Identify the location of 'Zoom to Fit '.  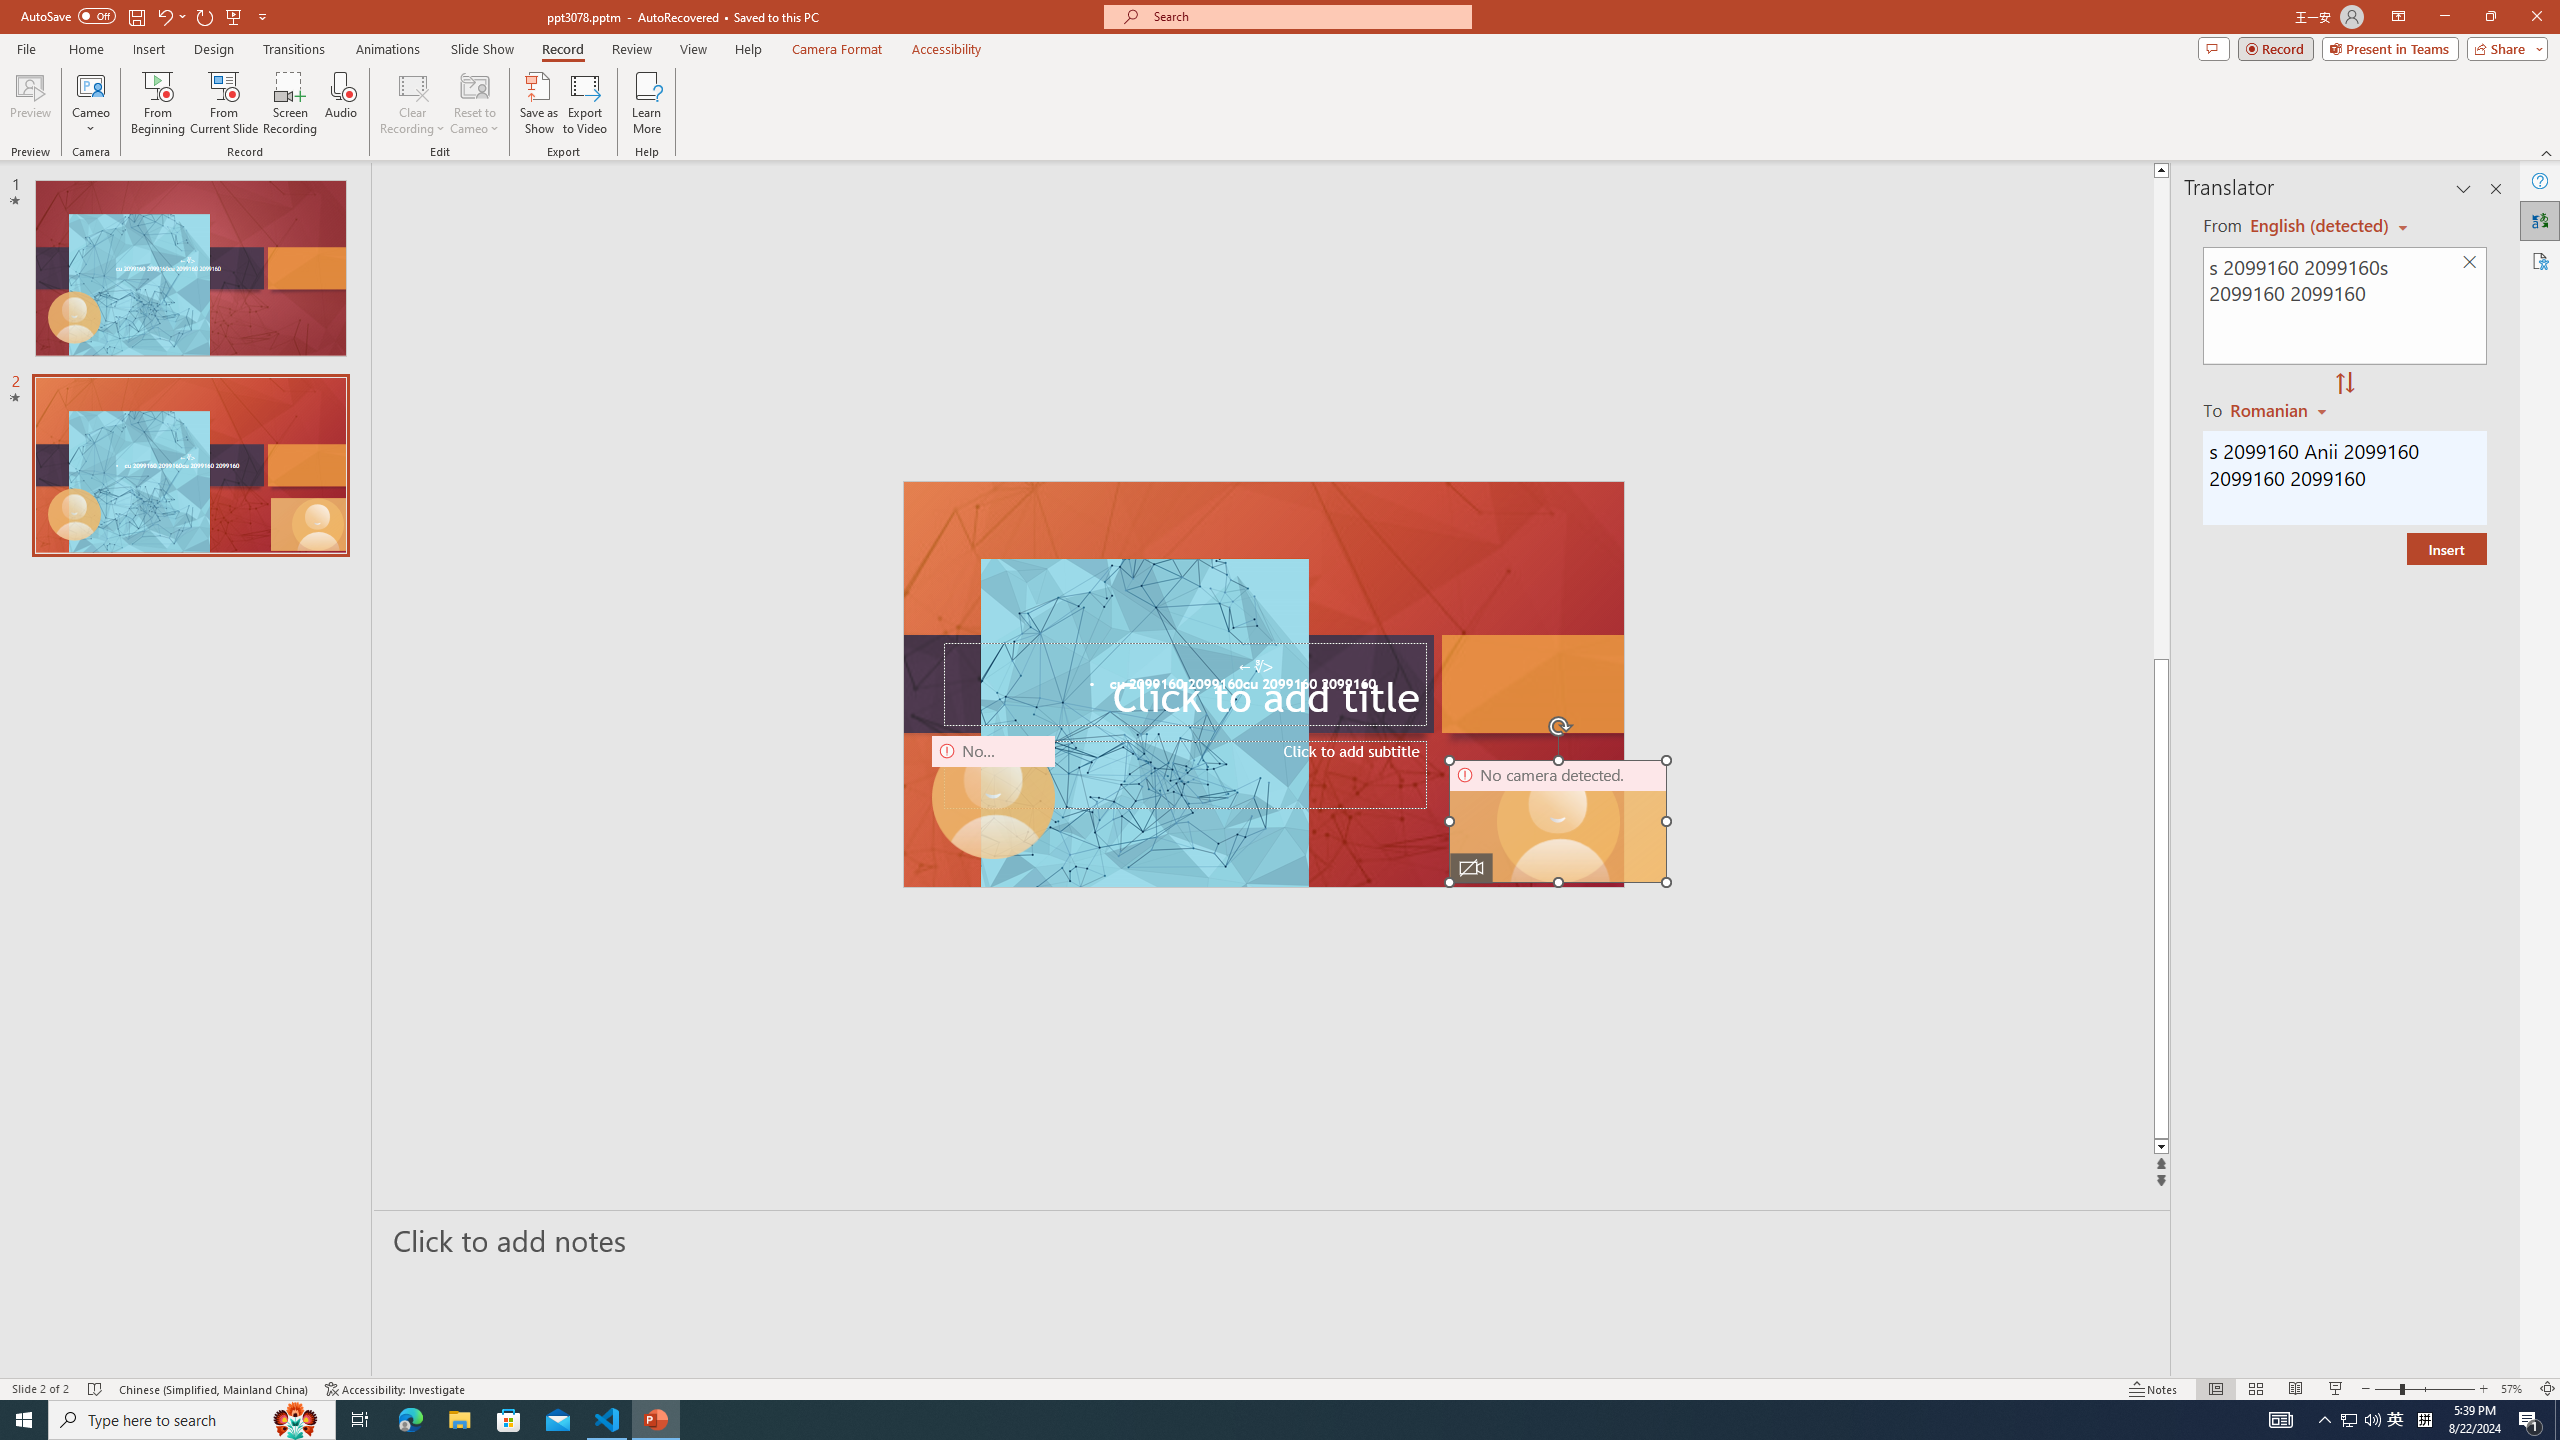
(2547, 1389).